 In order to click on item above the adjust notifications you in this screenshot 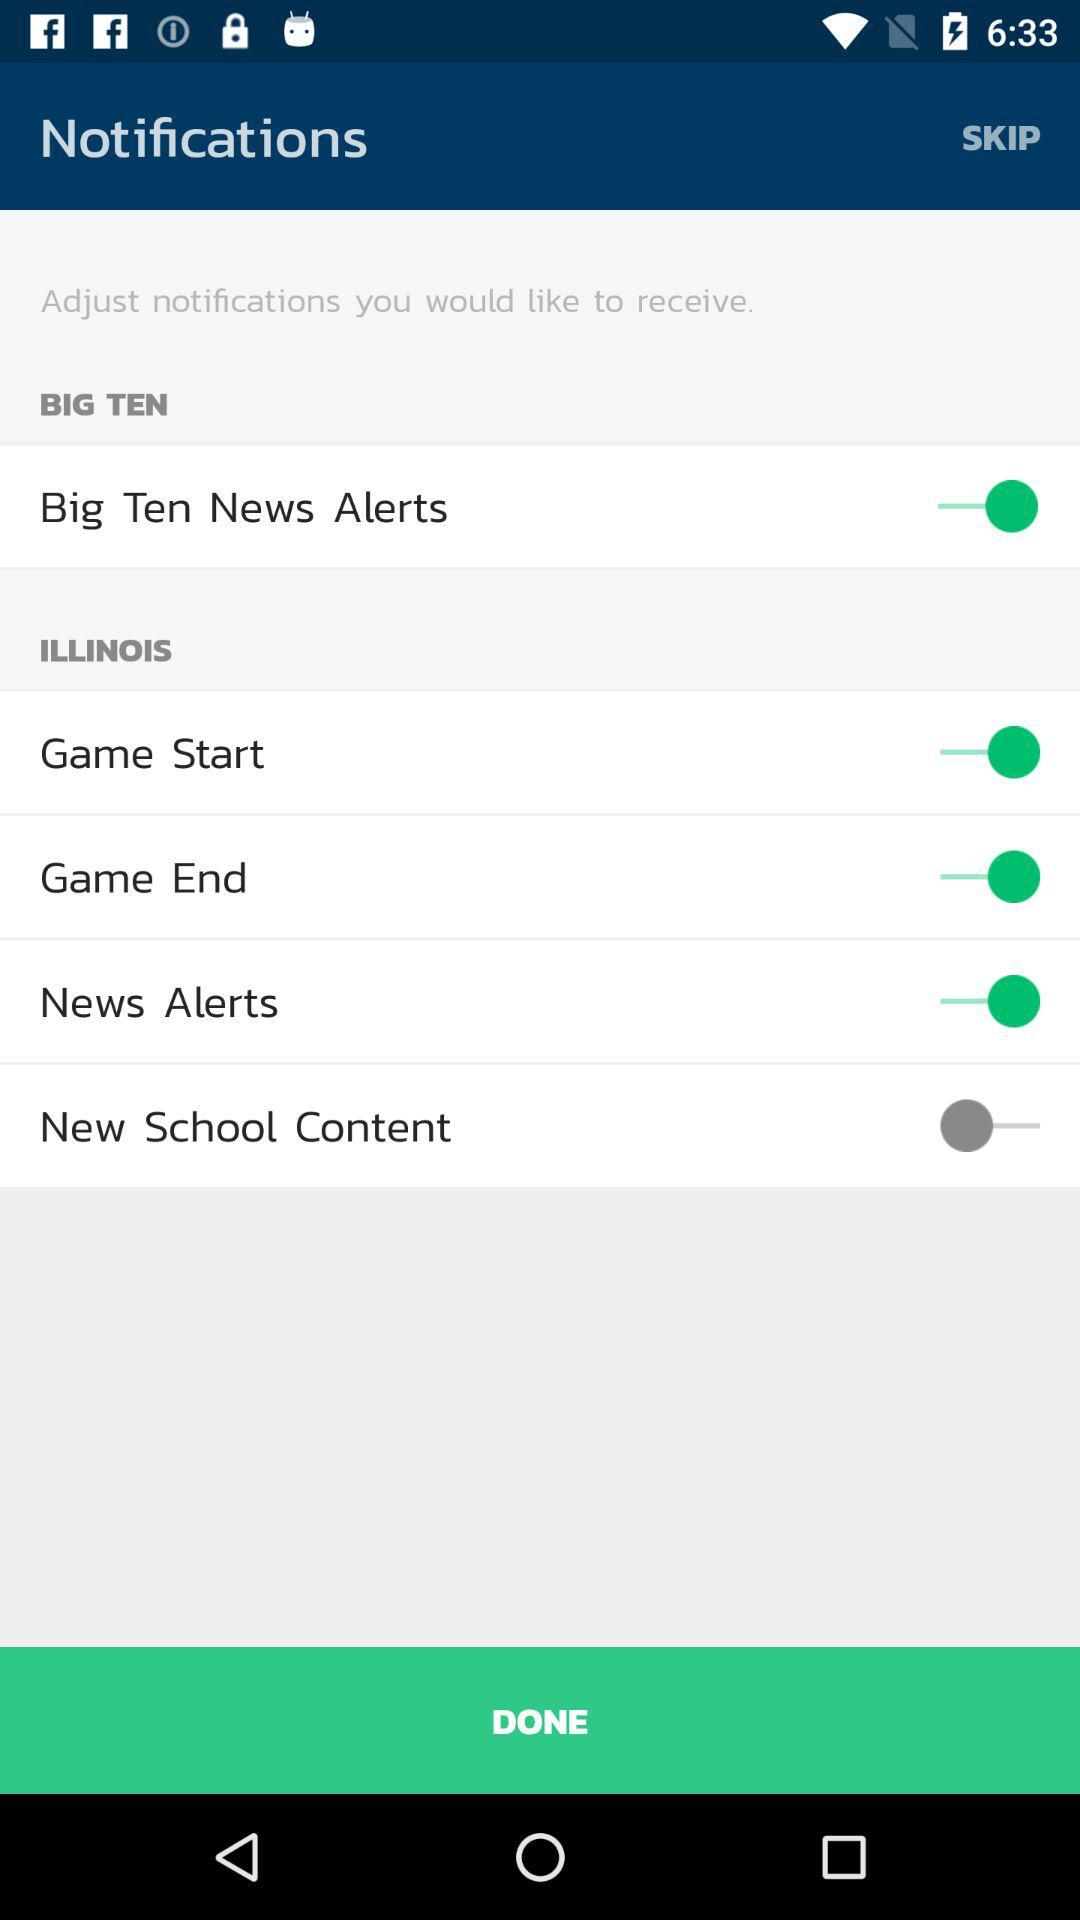, I will do `click(1001, 135)`.